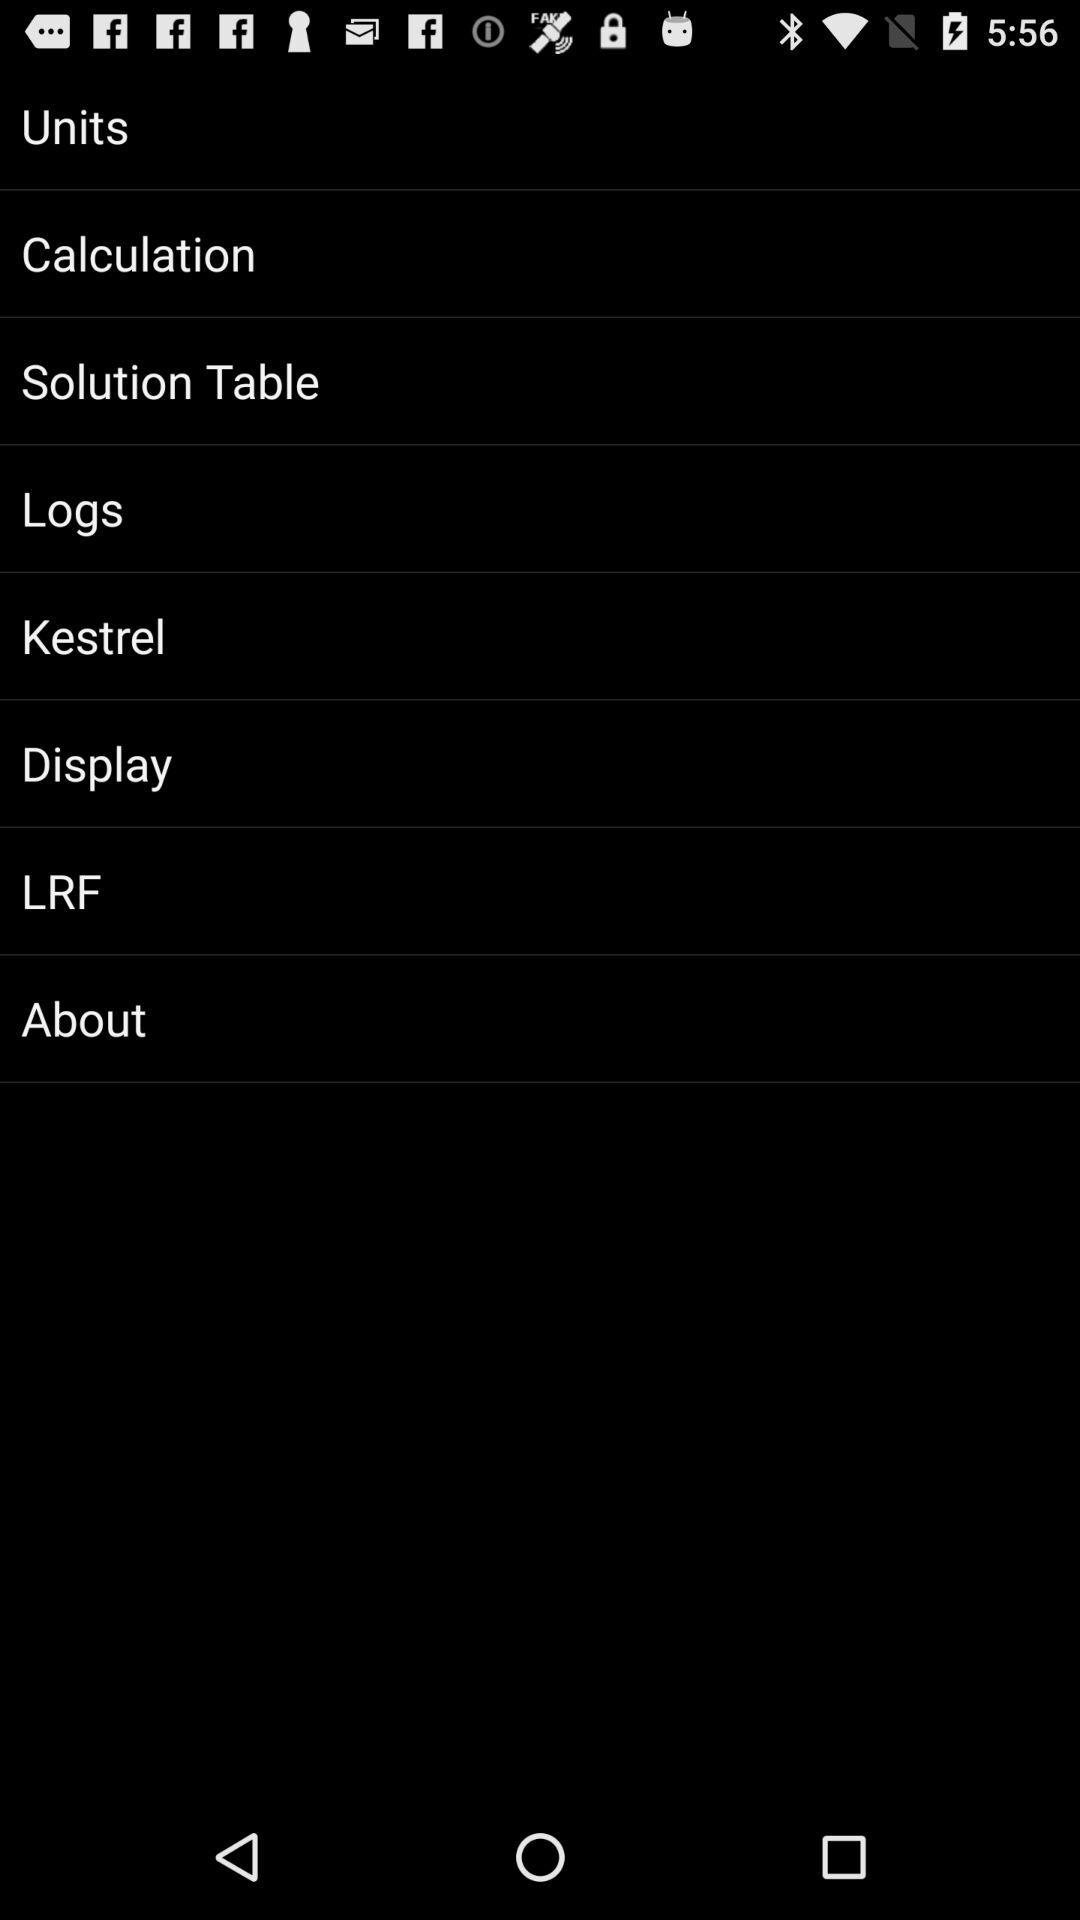  What do you see at coordinates (540, 380) in the screenshot?
I see `the item above logs item` at bounding box center [540, 380].